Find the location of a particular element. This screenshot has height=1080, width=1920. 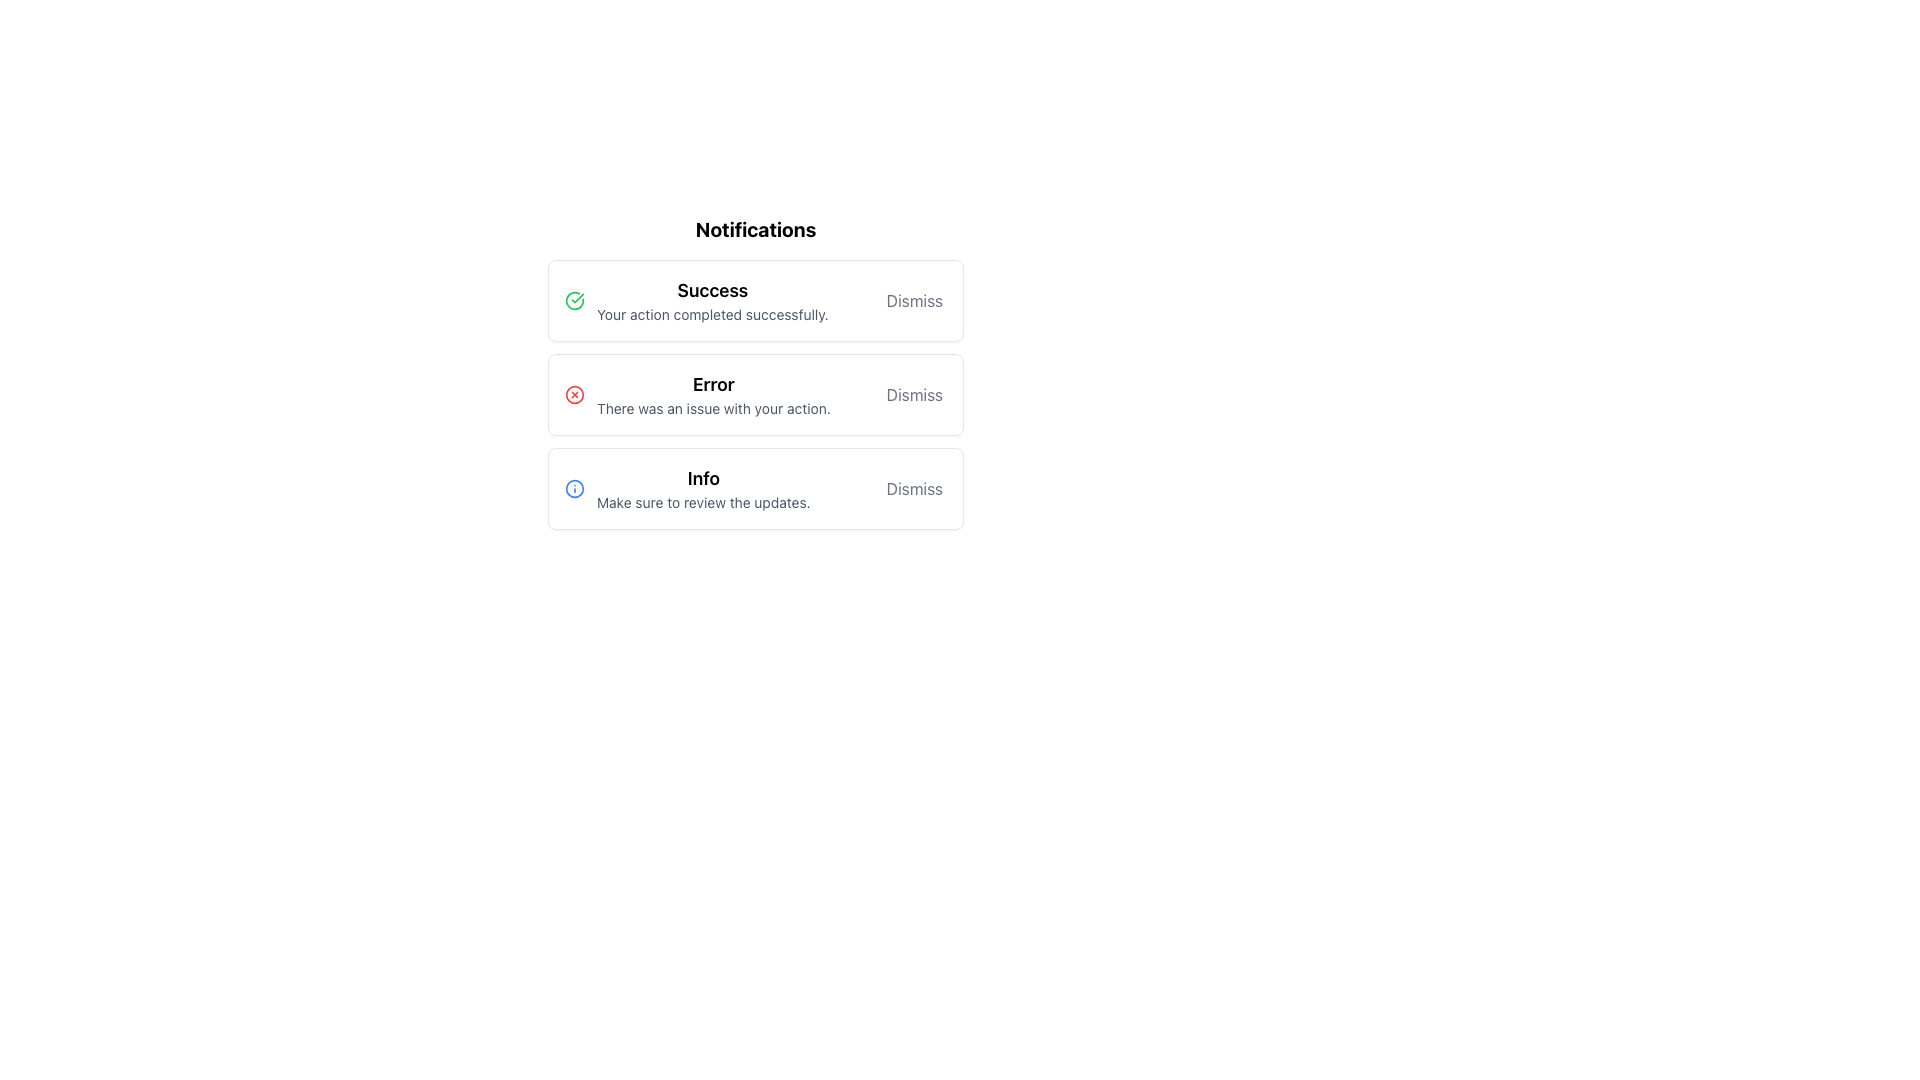

the main title text element of the 'Error' notification card, which is located in the second row of notifications is located at coordinates (713, 385).